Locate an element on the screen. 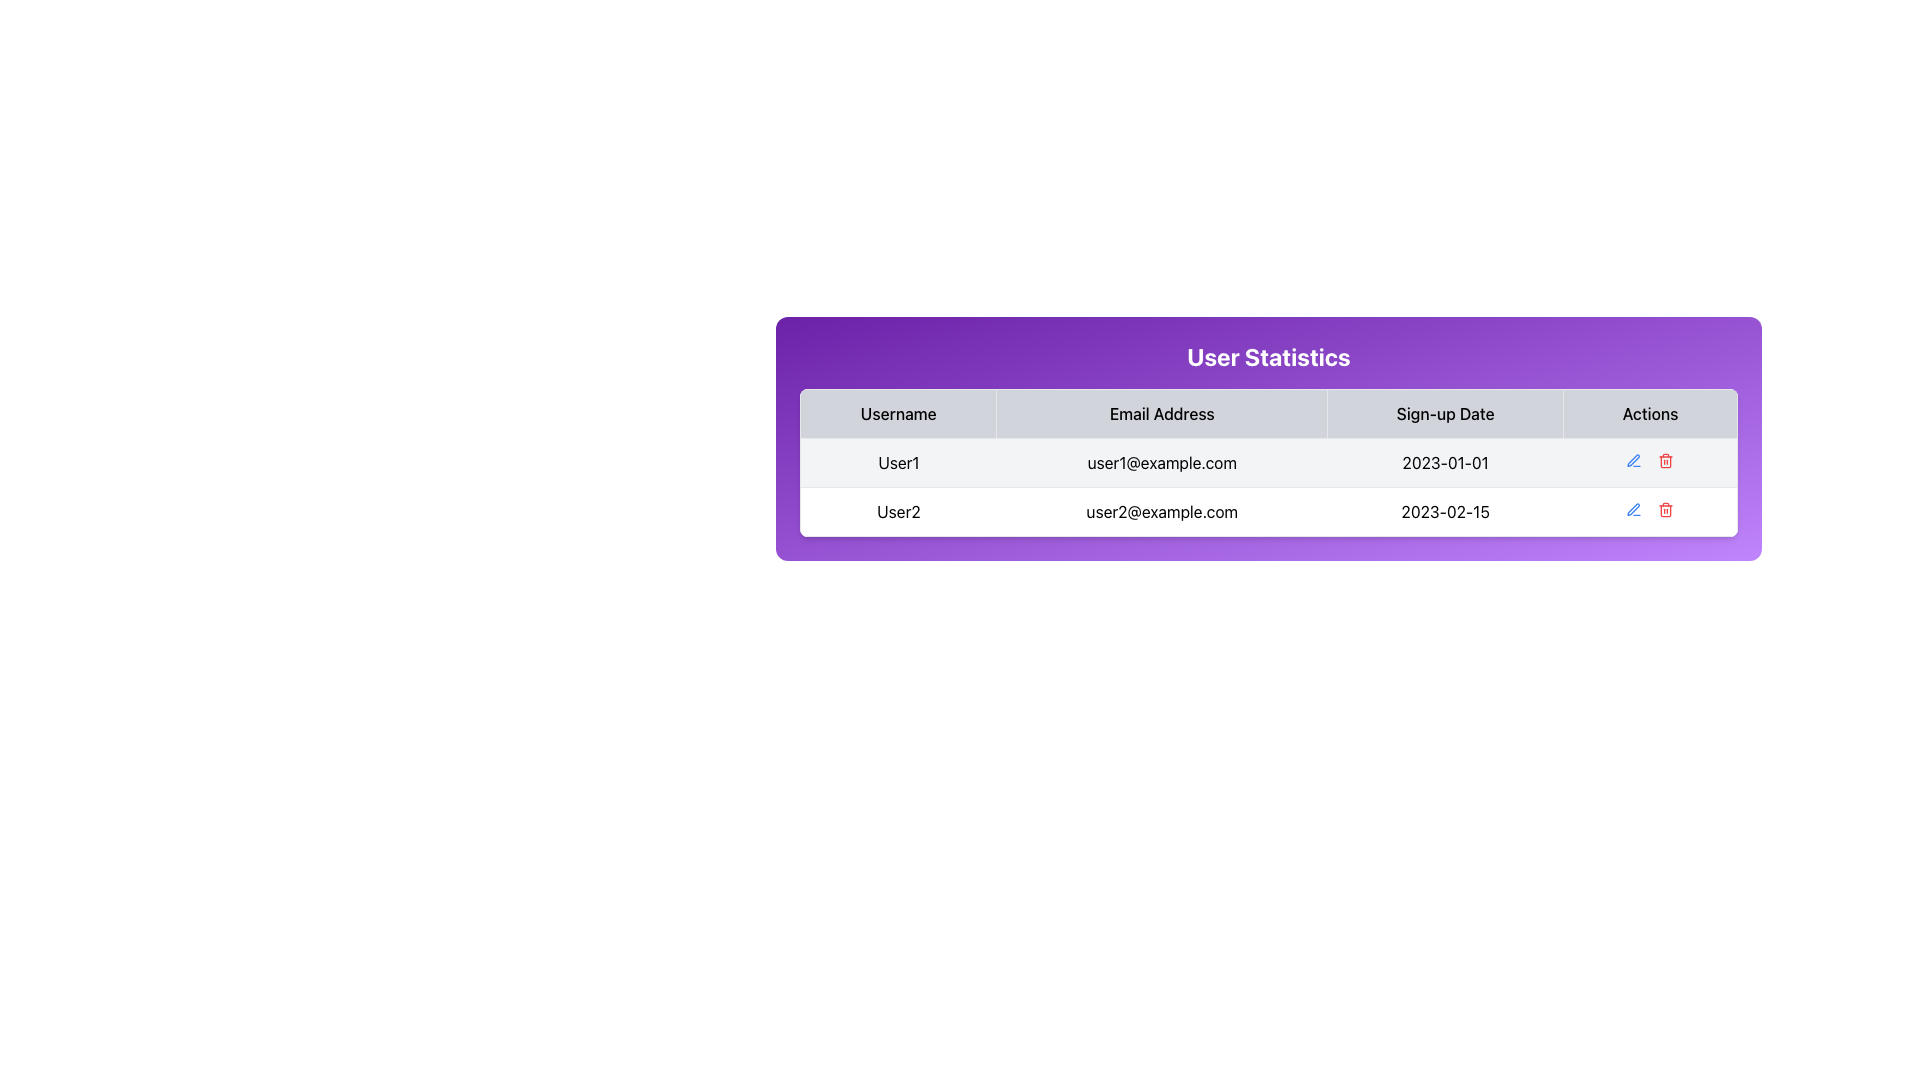 Image resolution: width=1920 pixels, height=1080 pixels. the text label reading 'User2' which is centrally aligned in the first column of the second row in a user details table is located at coordinates (897, 511).